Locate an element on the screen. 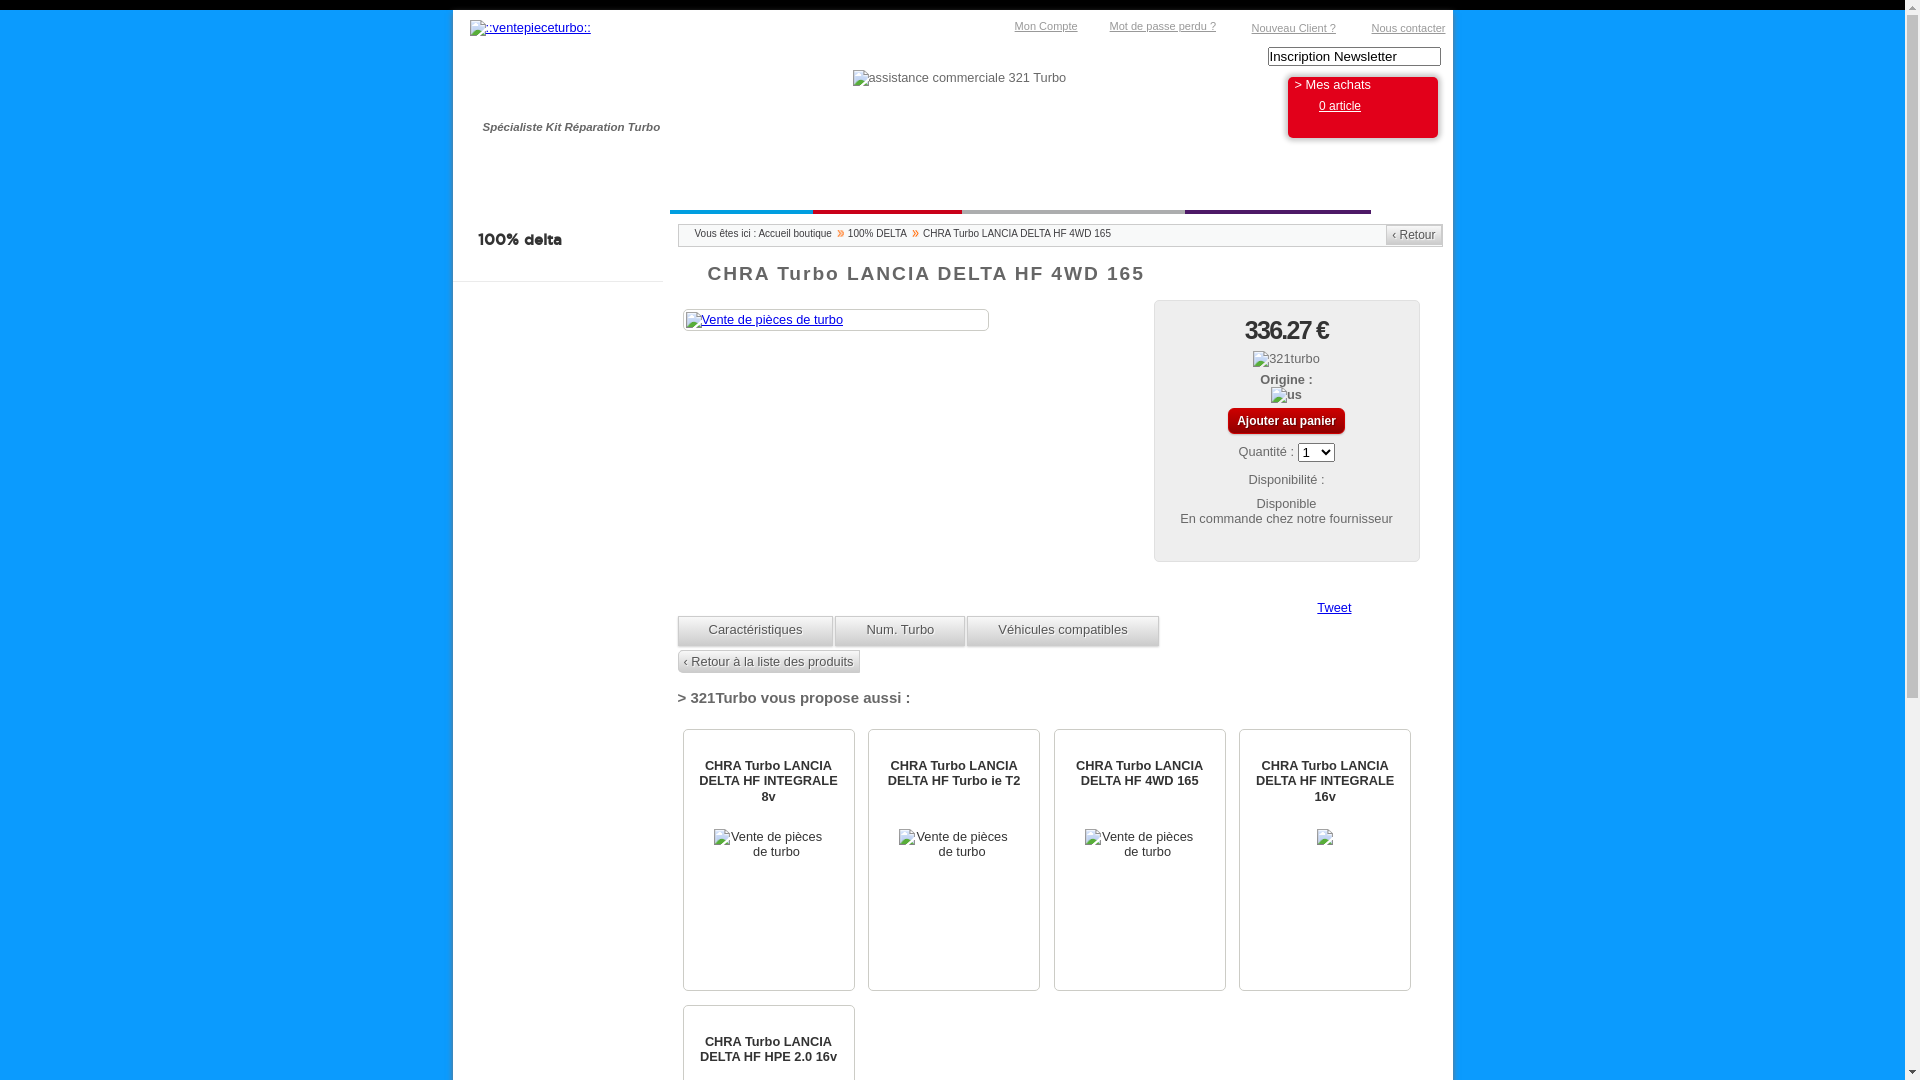 The width and height of the screenshot is (1920, 1080). 'Num. Turbo' is located at coordinates (899, 631).